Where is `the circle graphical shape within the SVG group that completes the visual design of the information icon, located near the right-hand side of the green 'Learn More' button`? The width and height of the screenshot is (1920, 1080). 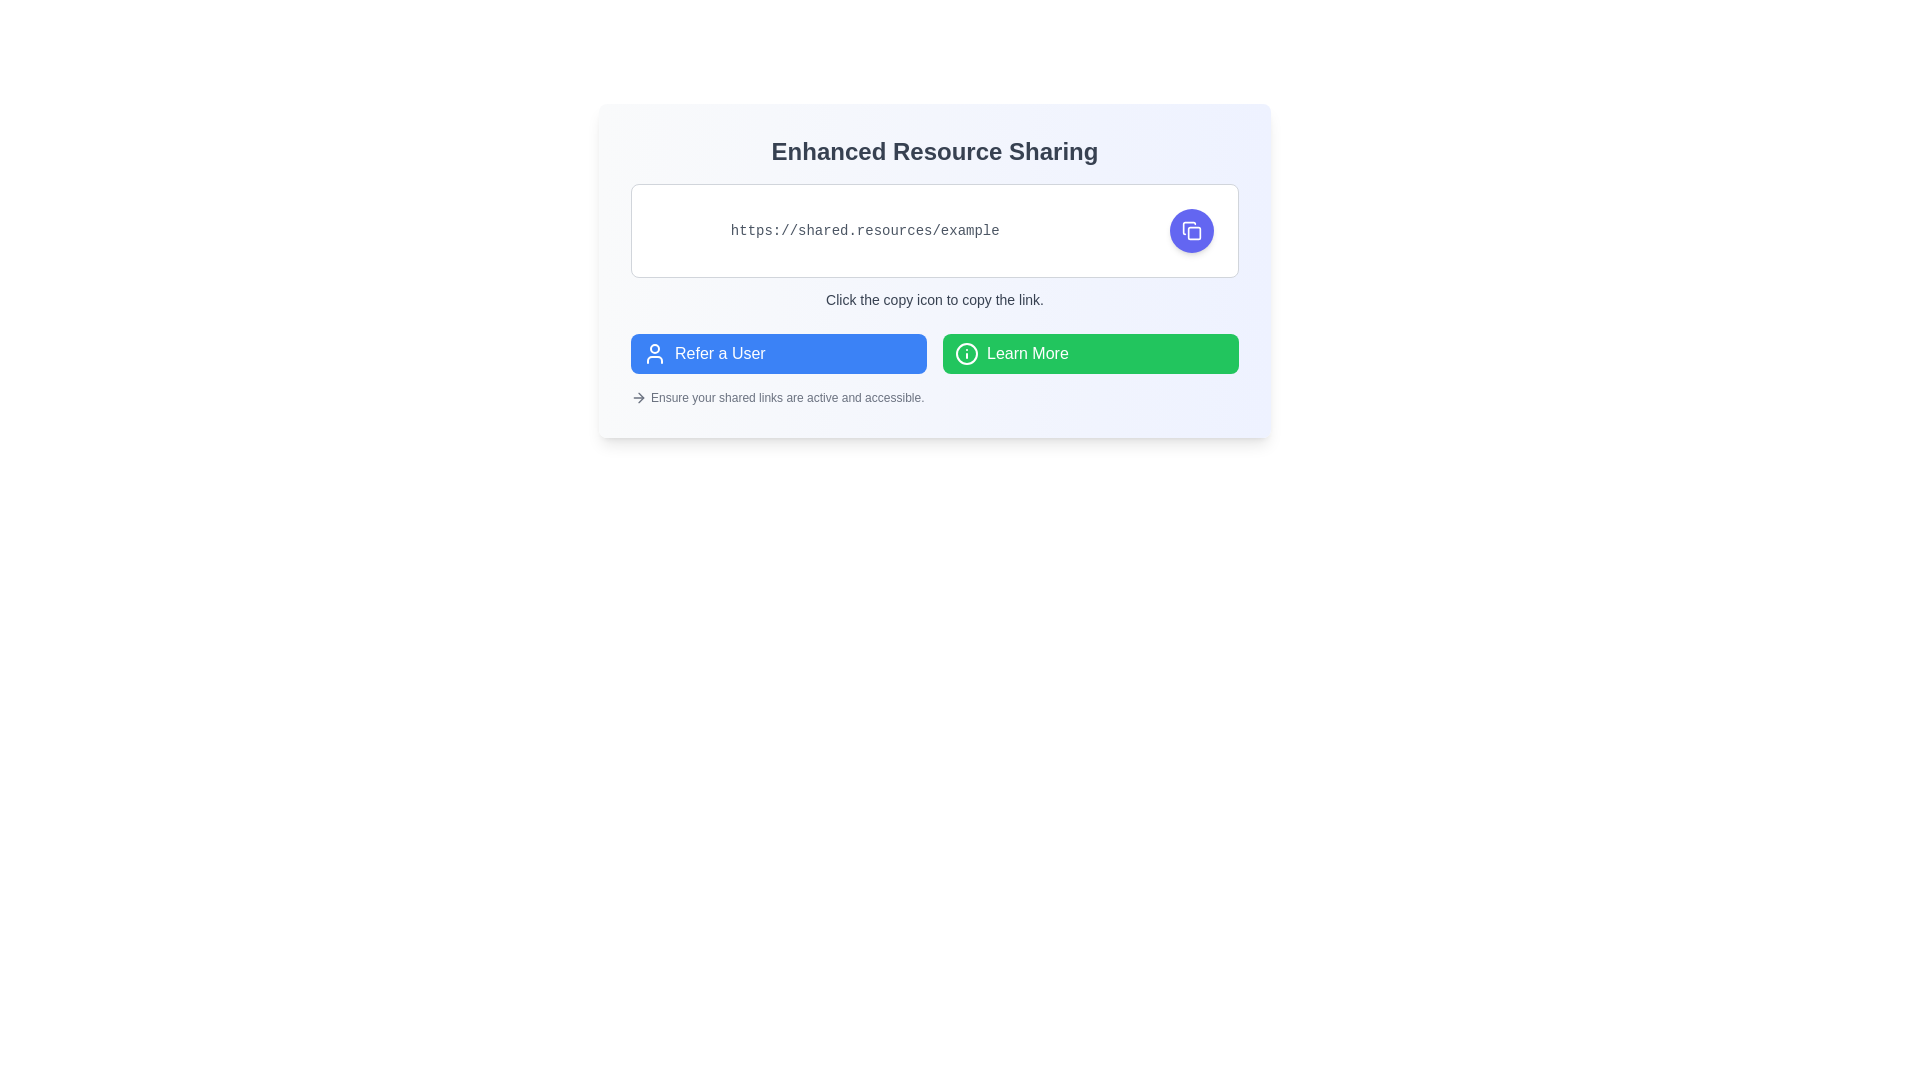 the circle graphical shape within the SVG group that completes the visual design of the information icon, located near the right-hand side of the green 'Learn More' button is located at coordinates (966, 353).